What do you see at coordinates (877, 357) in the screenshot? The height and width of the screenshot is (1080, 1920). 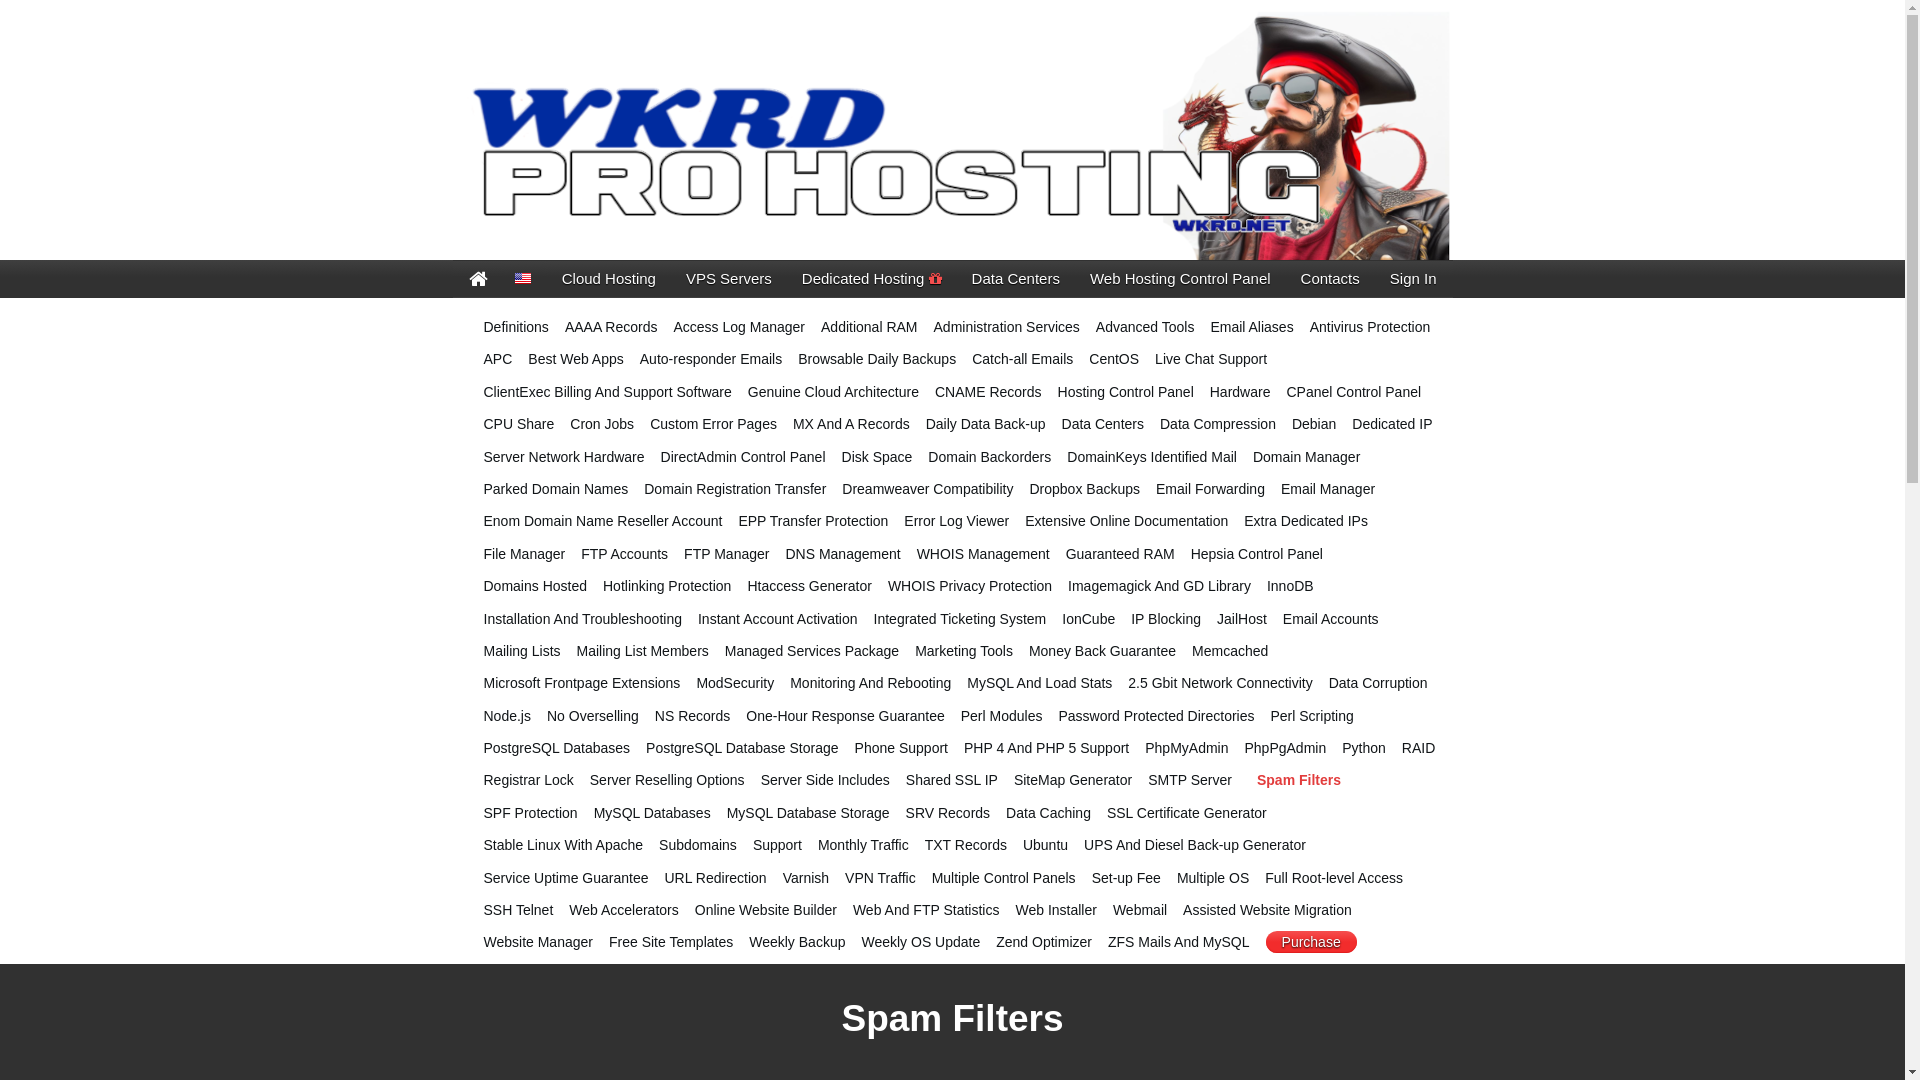 I see `'Browsable Daily Backups'` at bounding box center [877, 357].